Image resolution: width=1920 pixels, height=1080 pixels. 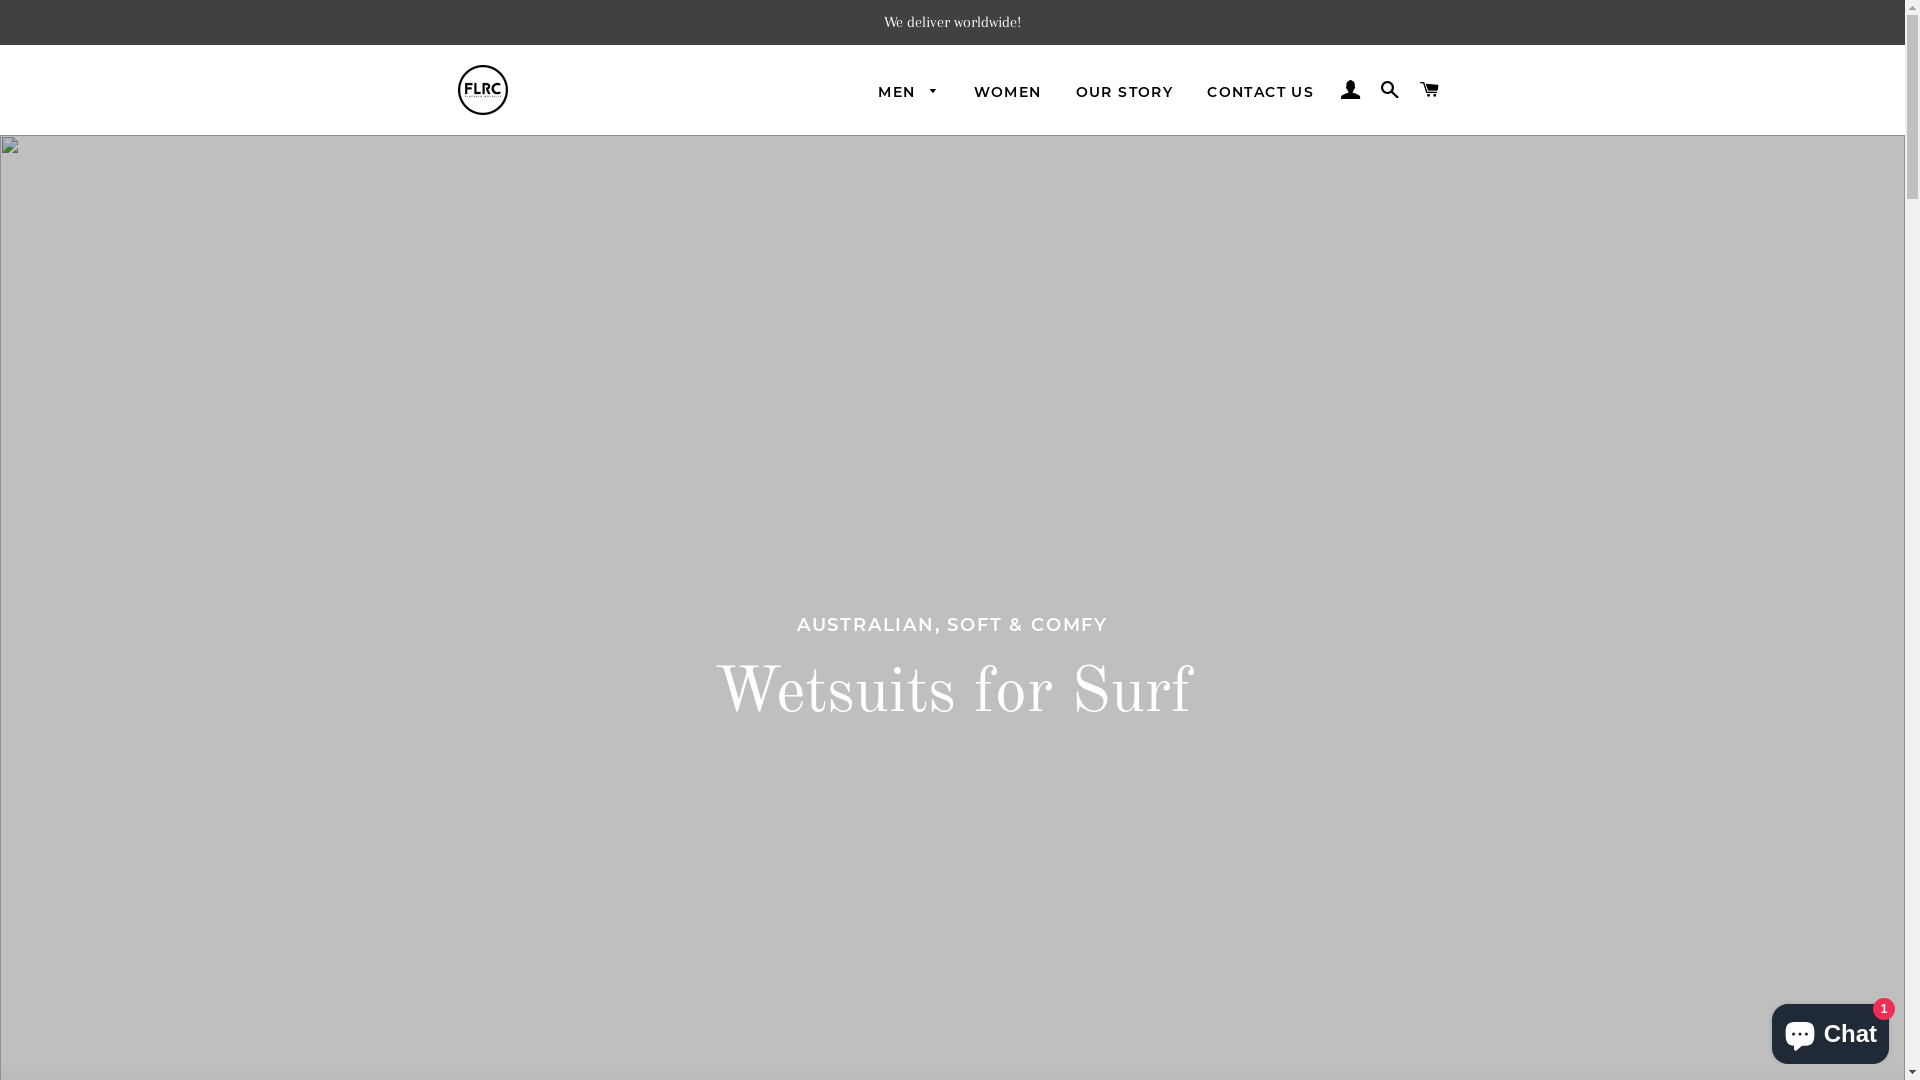 I want to click on 'CART', so click(x=1428, y=88).